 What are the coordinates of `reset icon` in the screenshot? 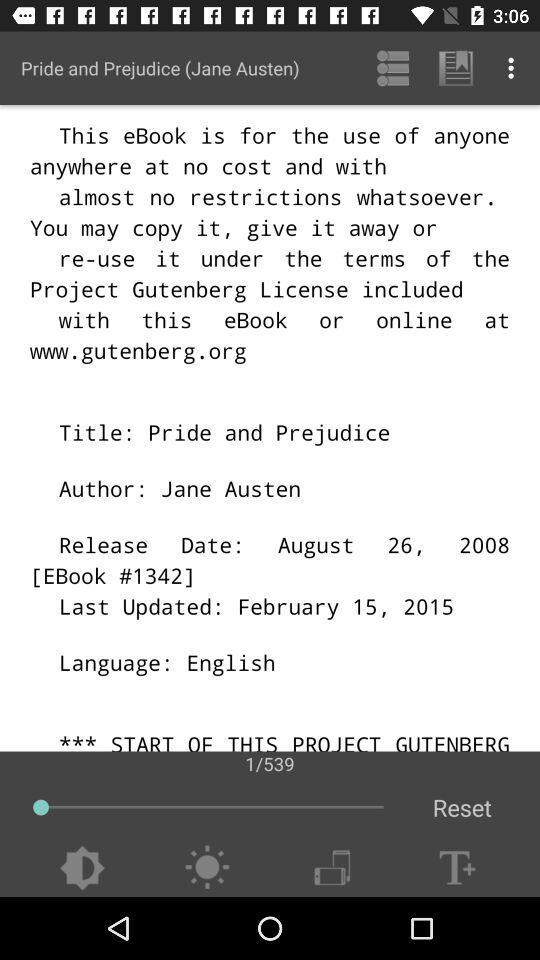 It's located at (462, 807).